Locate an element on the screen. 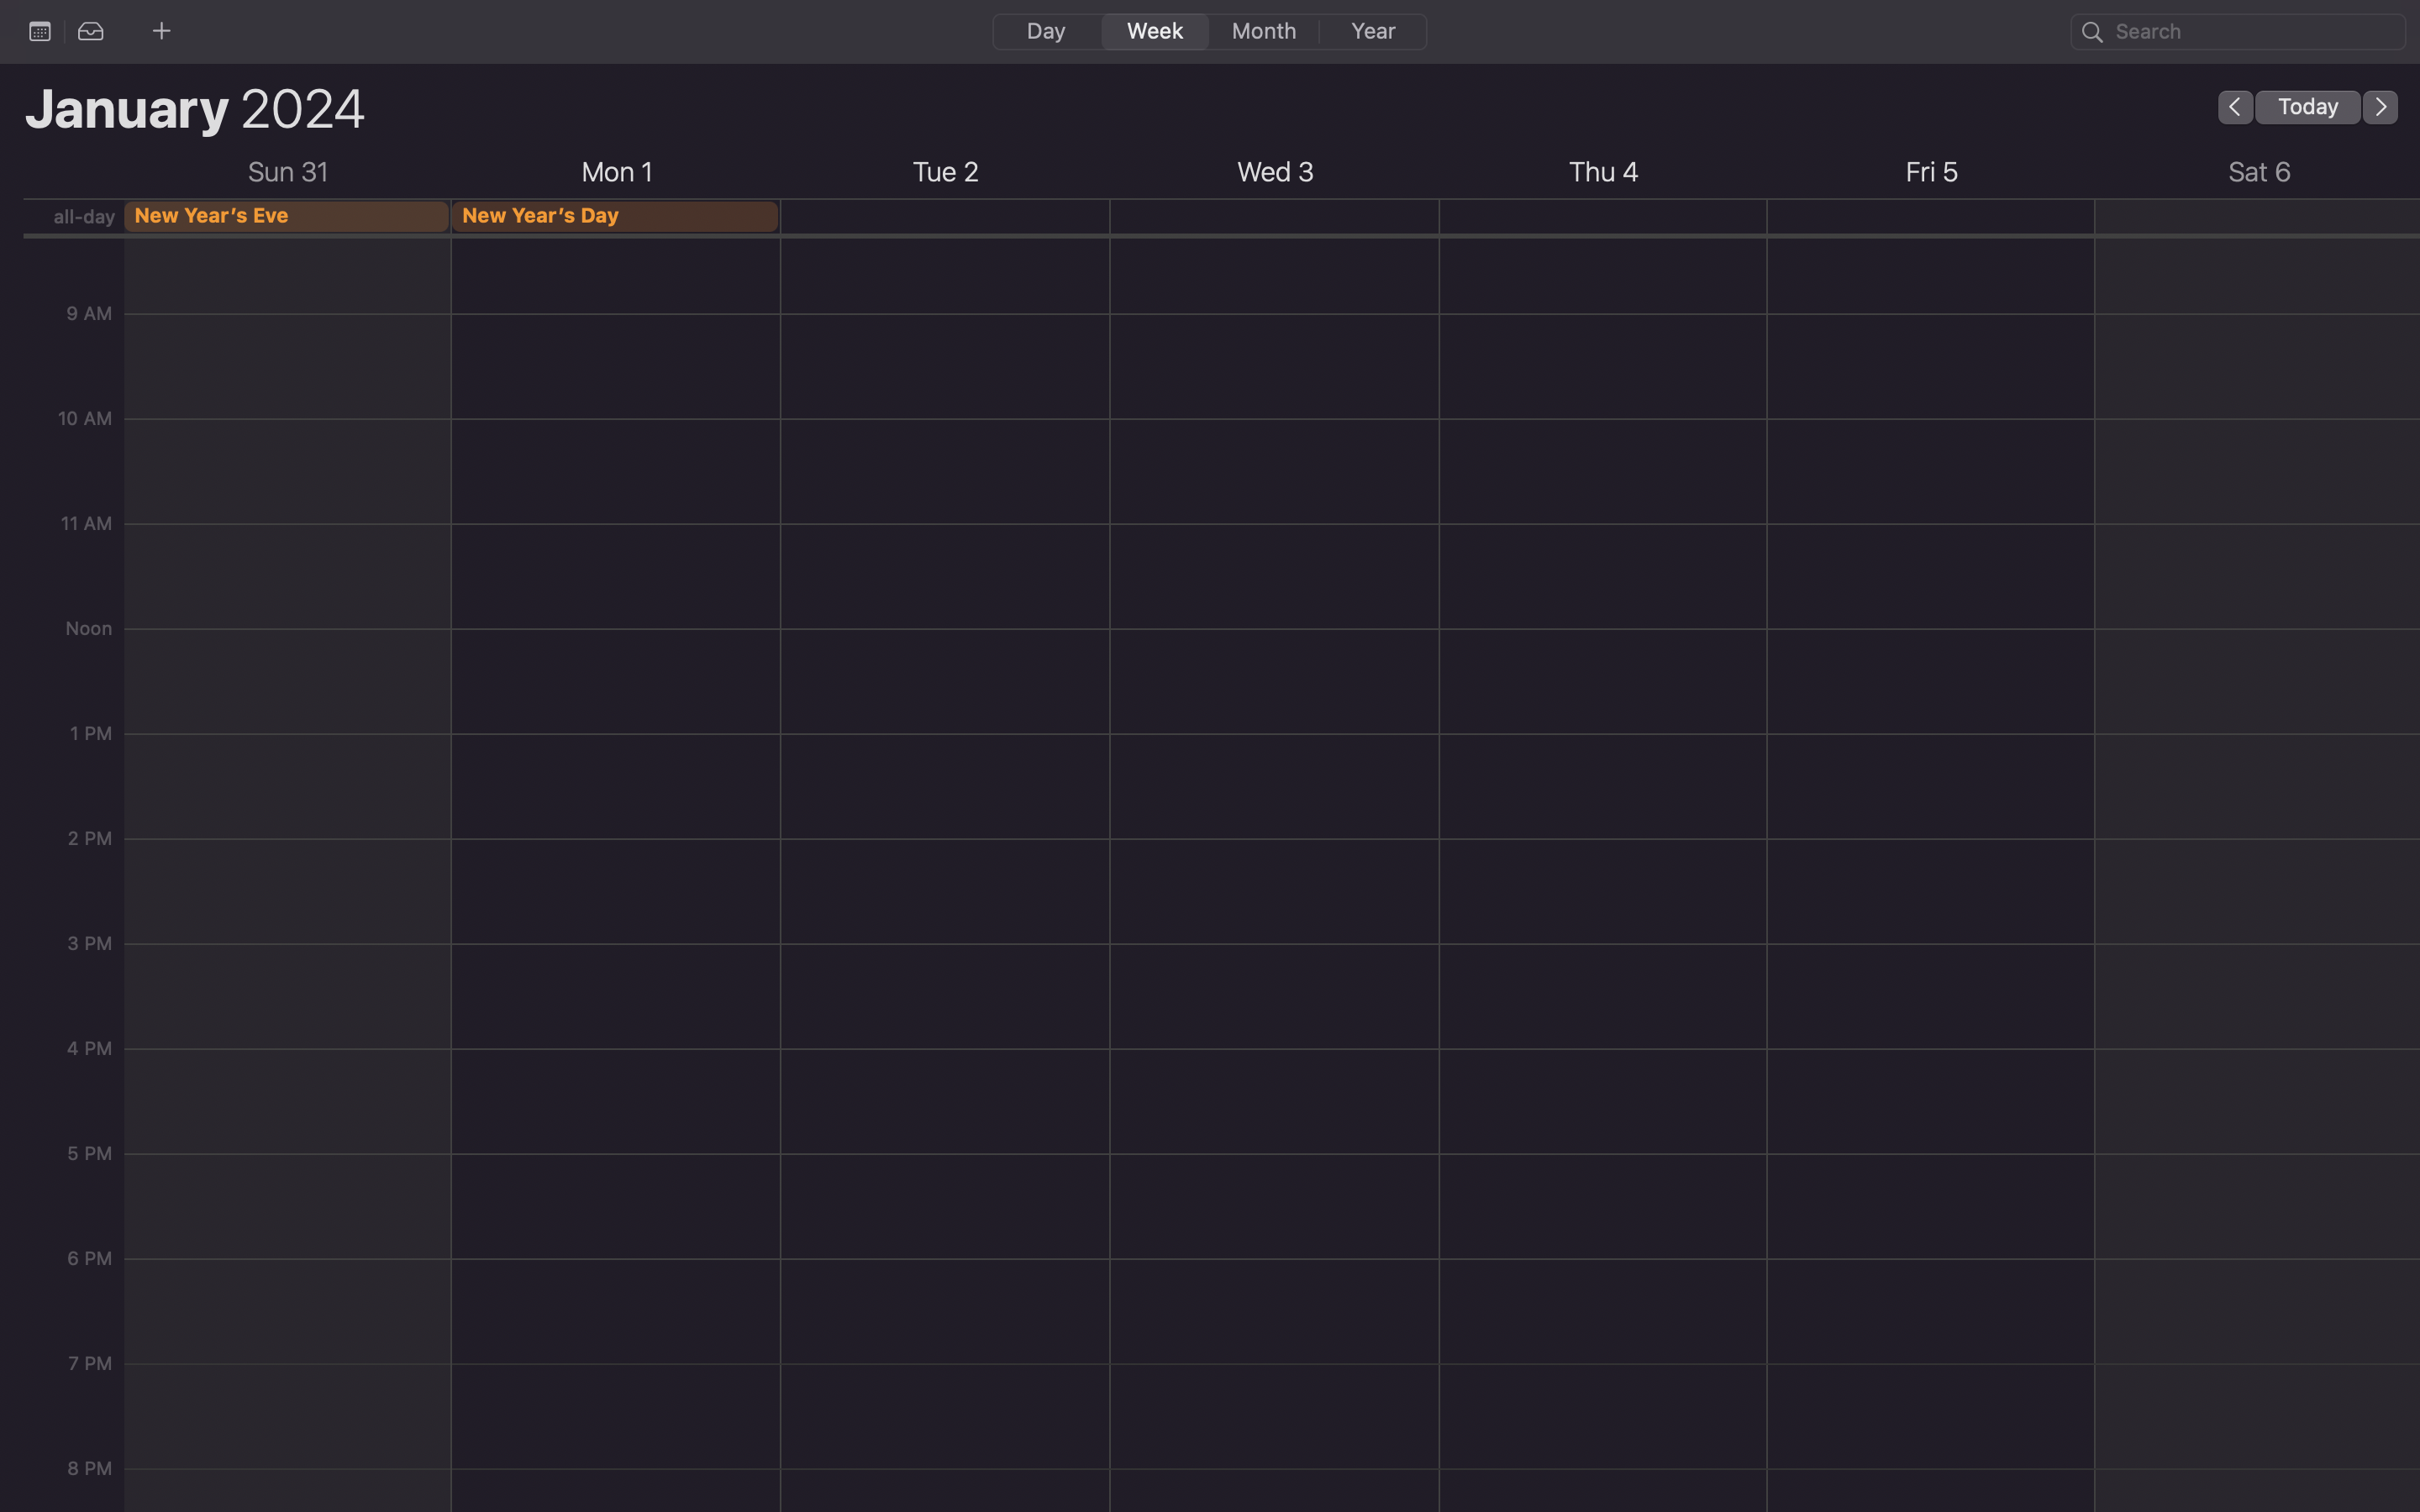  Schedule an event for 1 pm on coming Tuesday is located at coordinates (944, 976).